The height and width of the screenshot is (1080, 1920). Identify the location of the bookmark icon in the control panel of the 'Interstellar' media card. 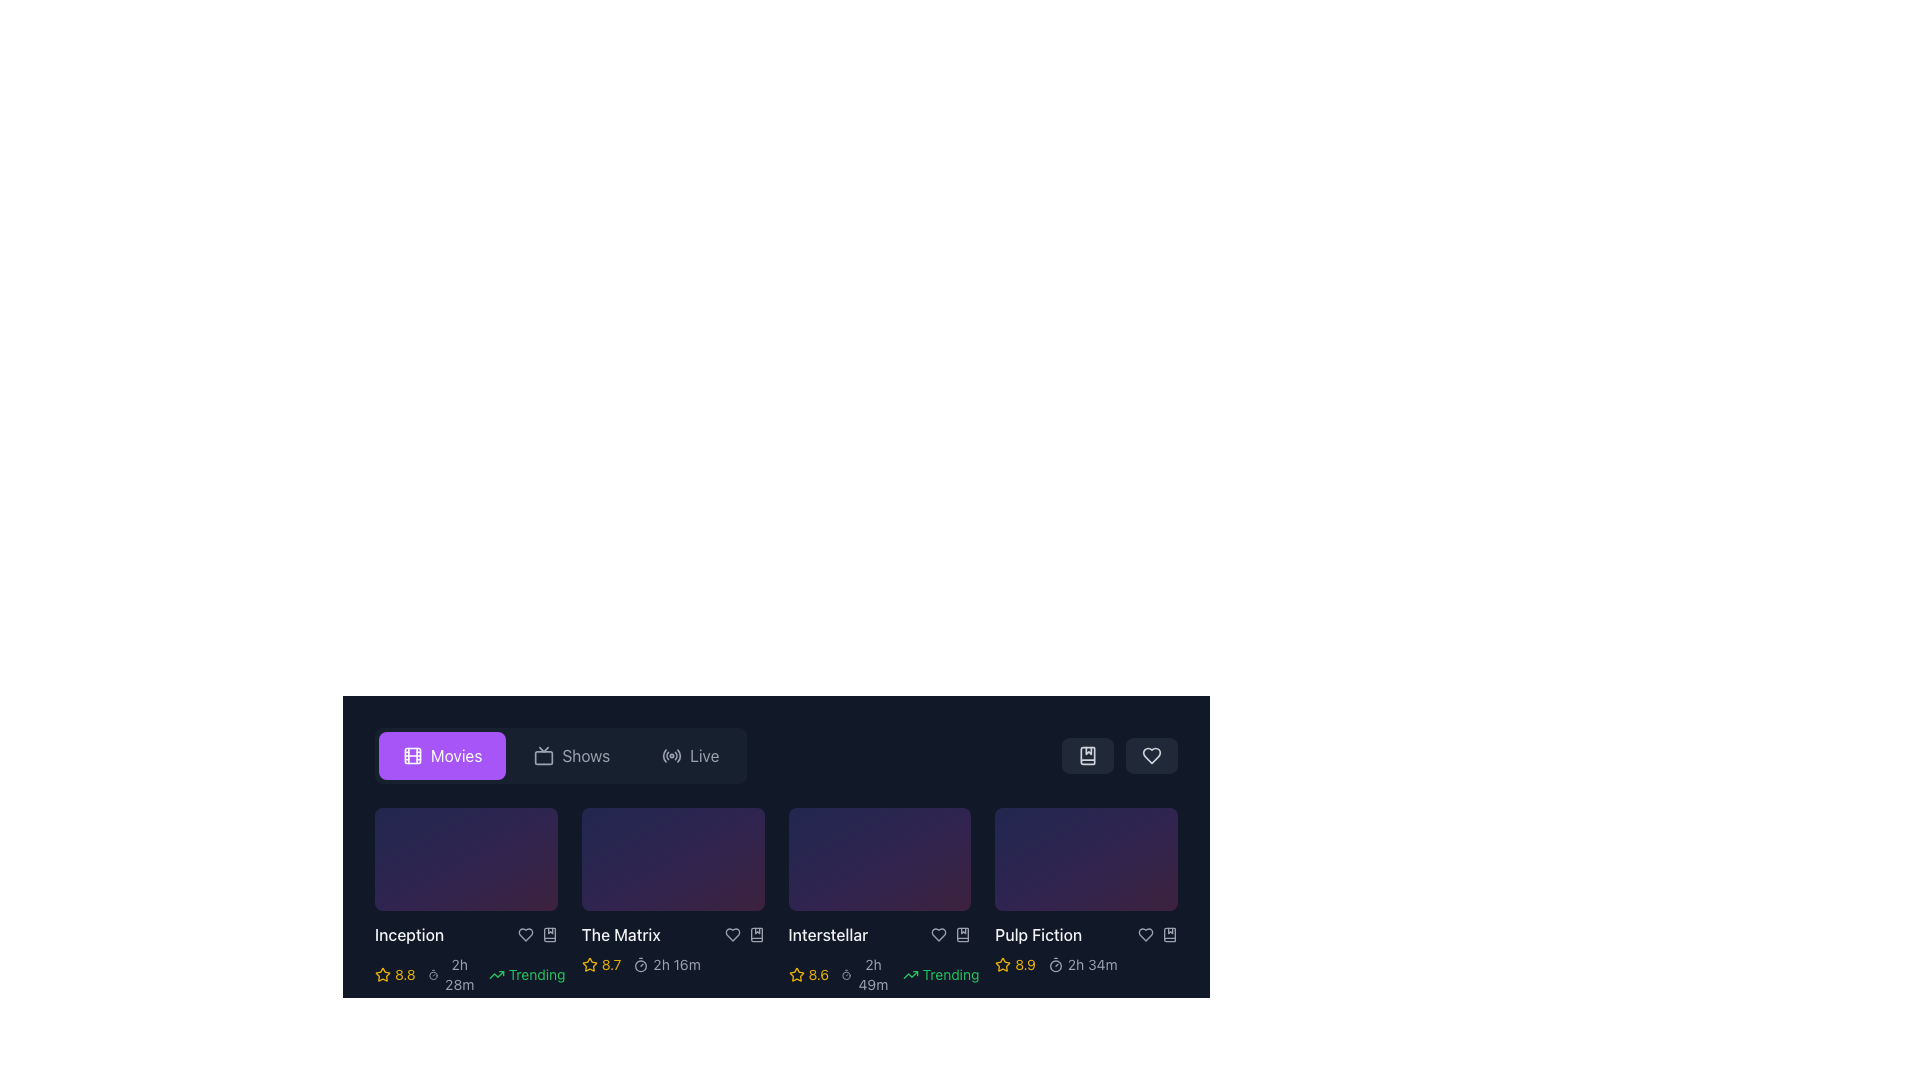
(950, 934).